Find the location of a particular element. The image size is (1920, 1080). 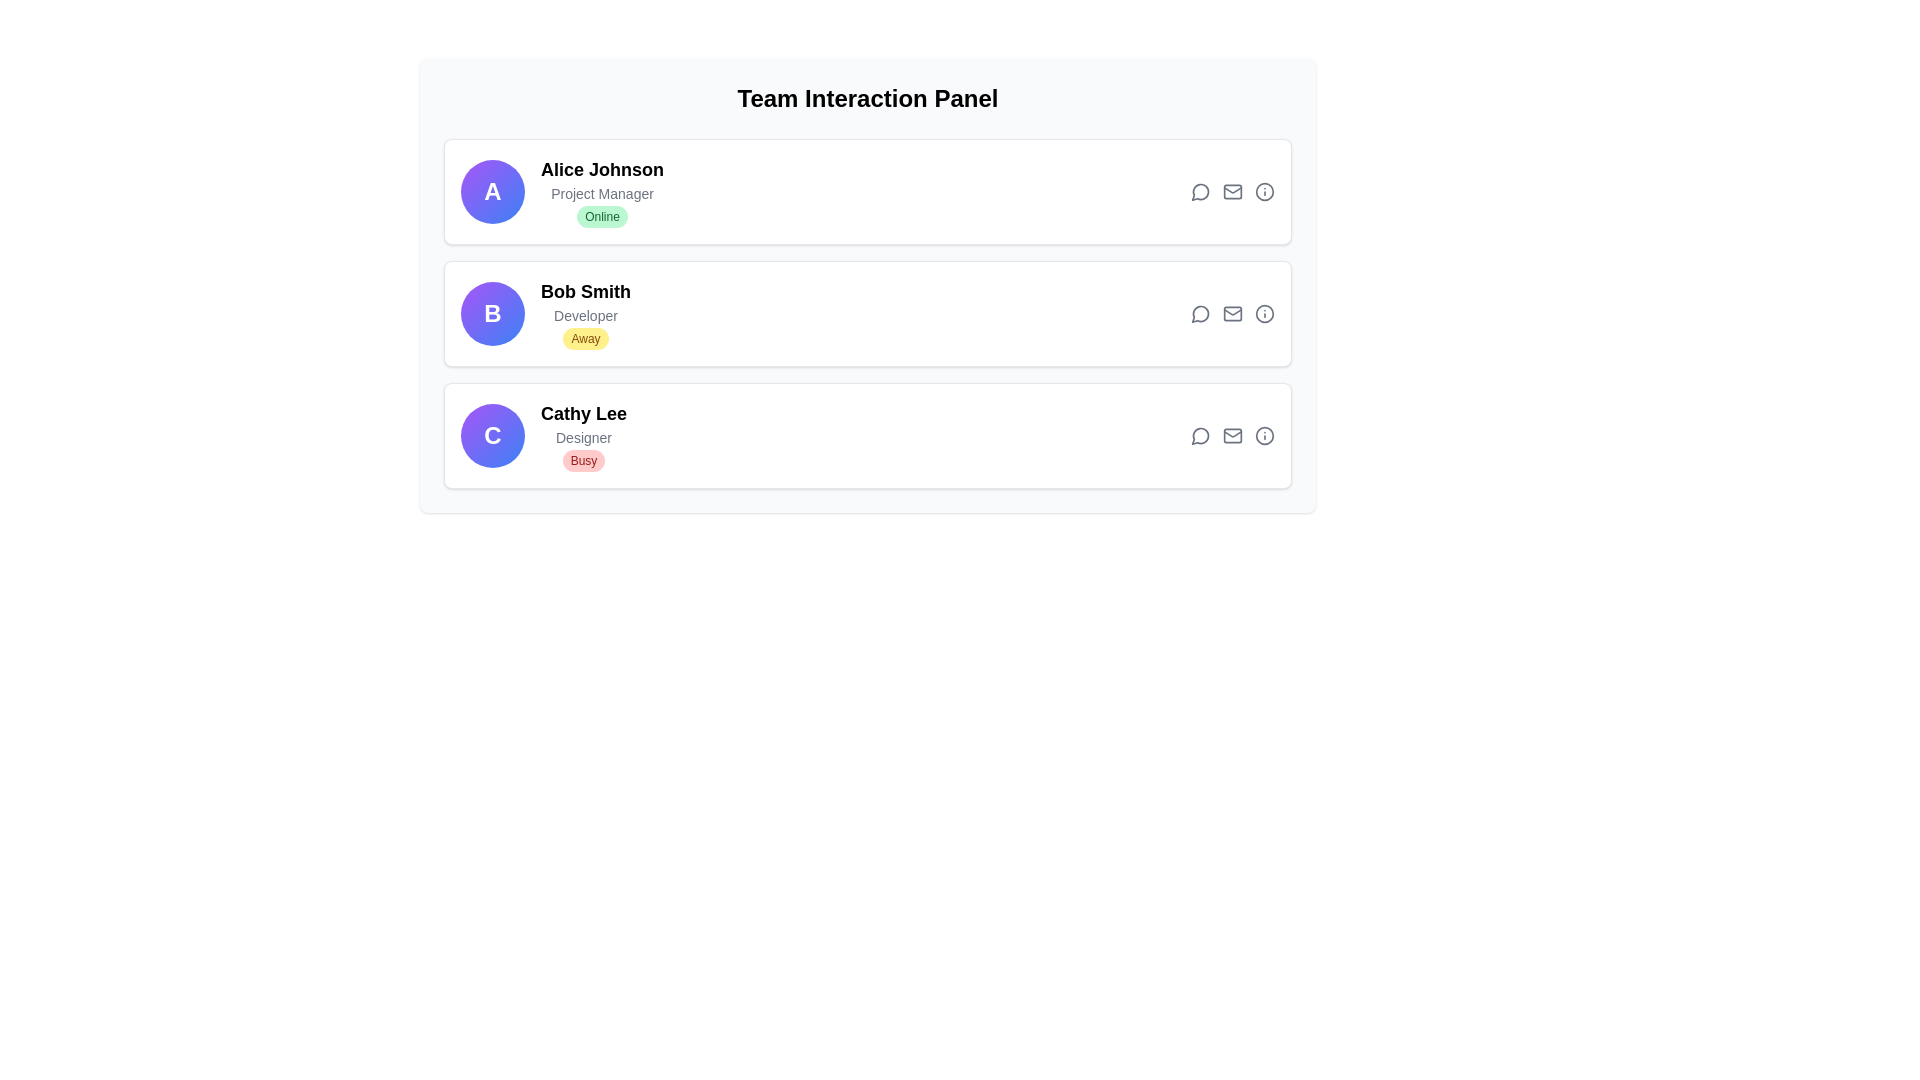

the email button for Bob Smith located in the action bar to change its color is located at coordinates (1232, 313).